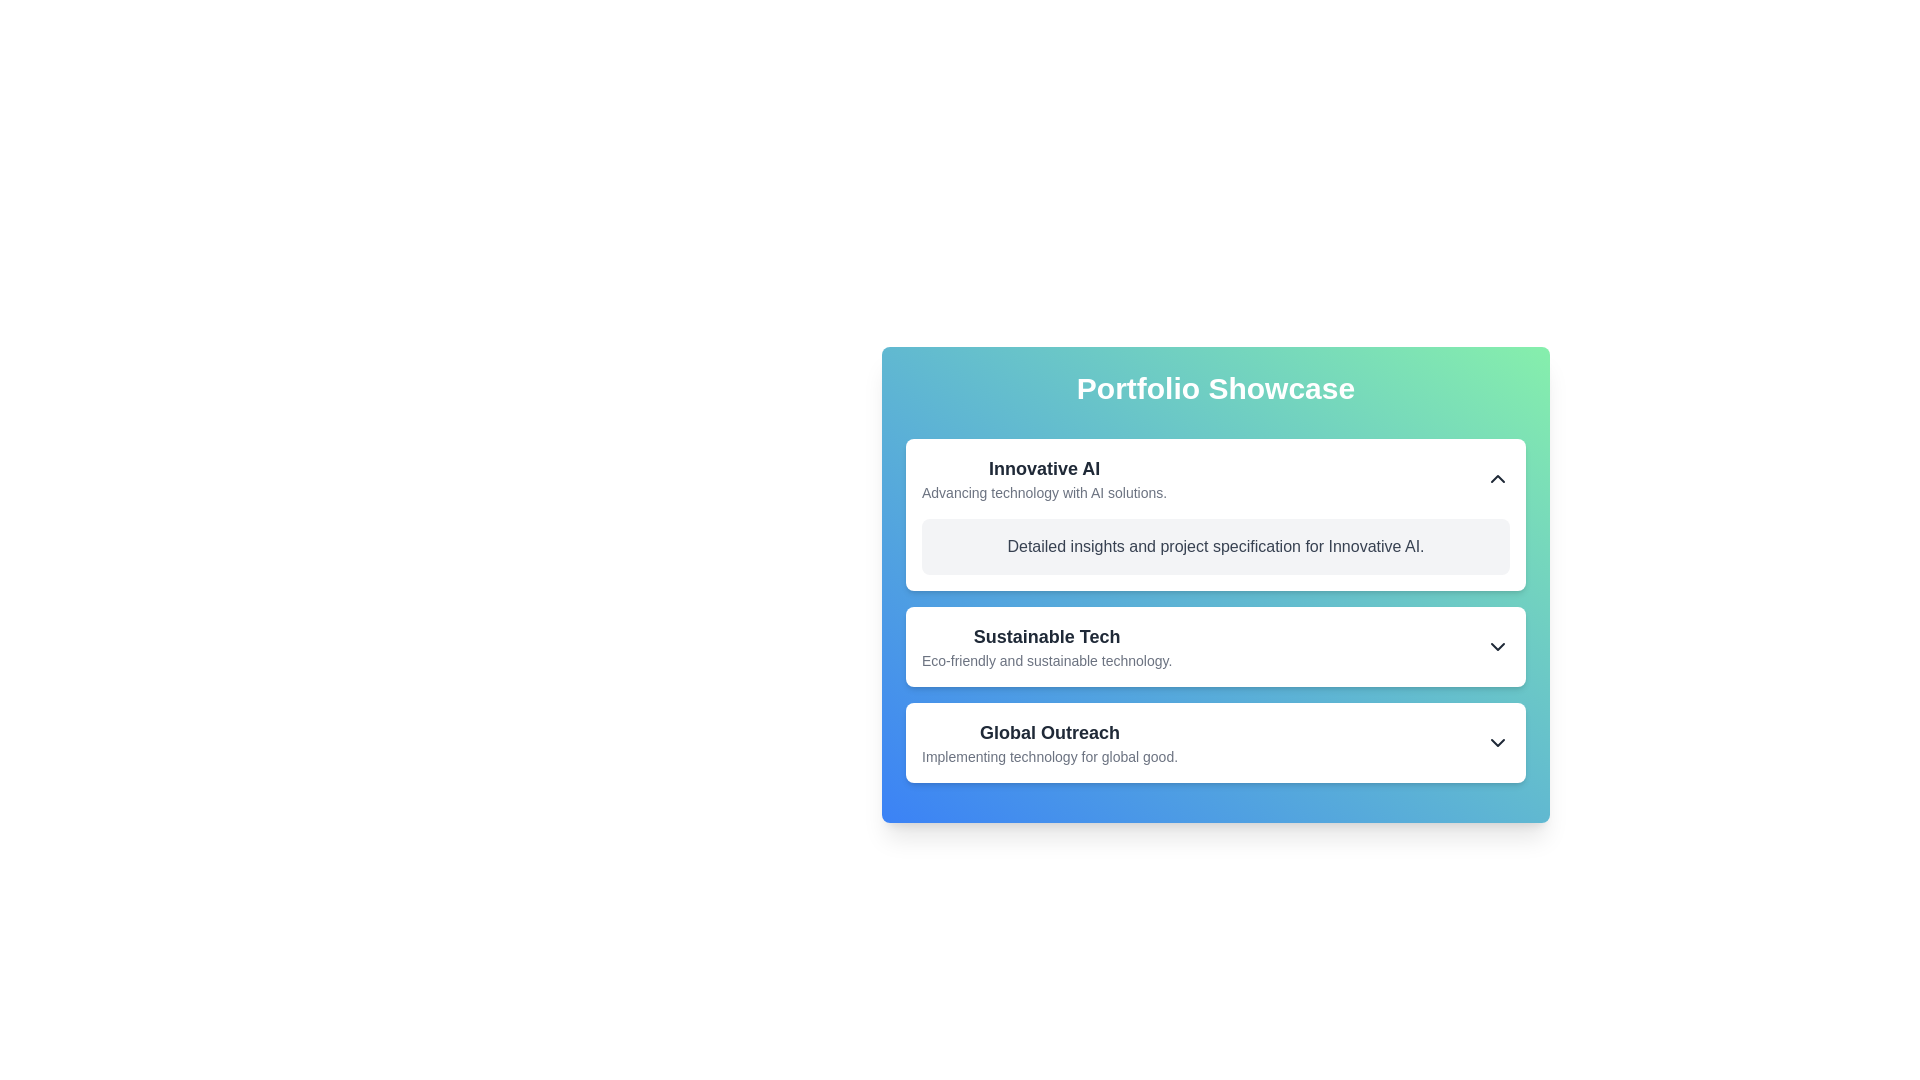 The image size is (1920, 1080). Describe the element at coordinates (1049, 732) in the screenshot. I see `the text label that serves as the title for the third section in a card-like layout, which is positioned above the description 'Implementing technology for global good.'` at that location.